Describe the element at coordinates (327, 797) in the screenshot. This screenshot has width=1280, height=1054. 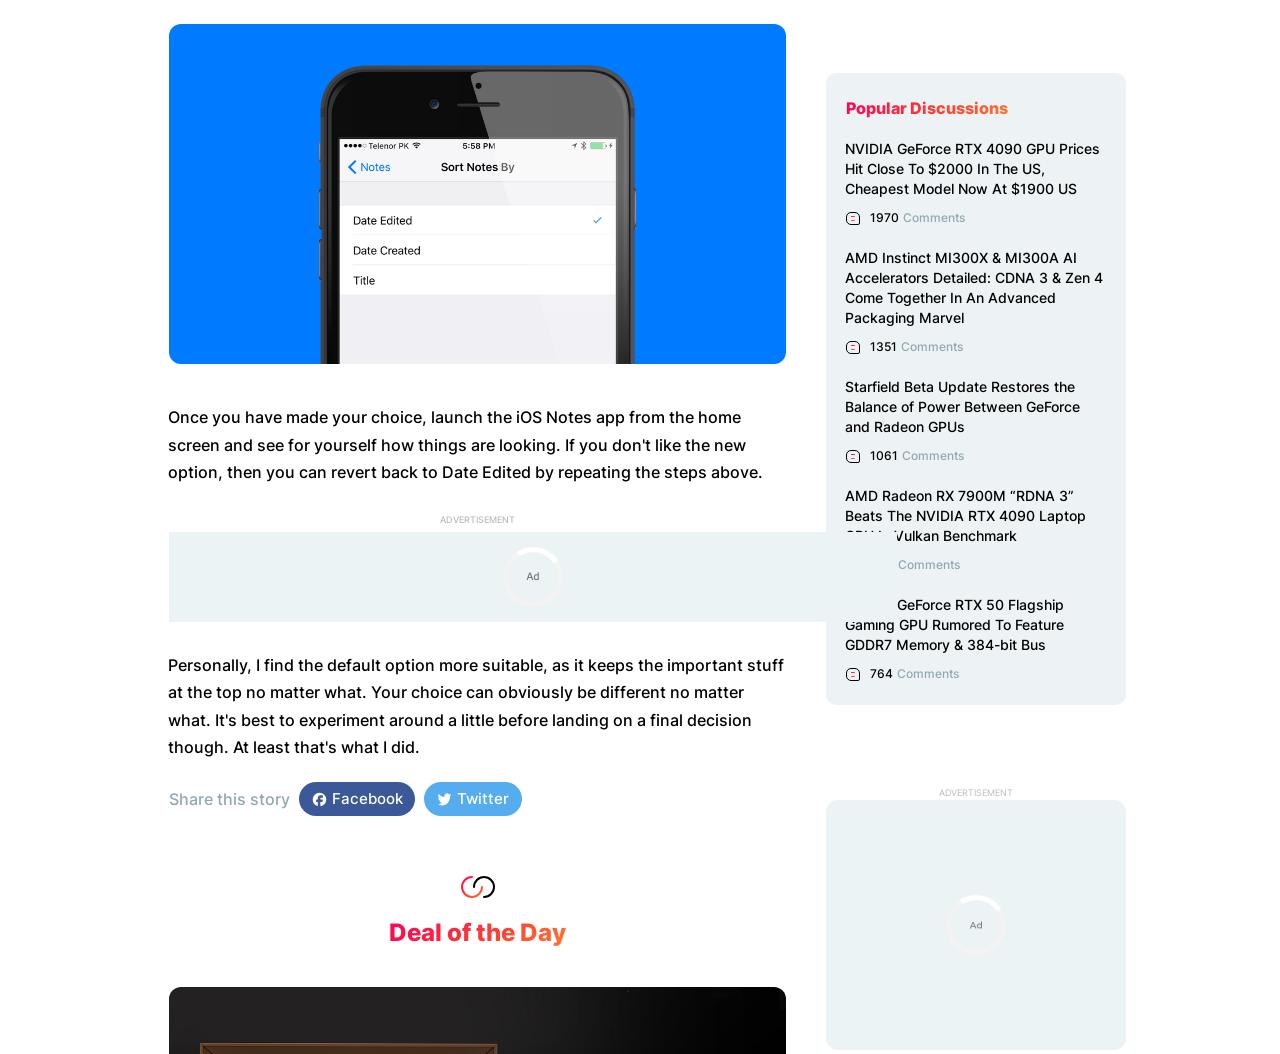
I see `'Facebook'` at that location.